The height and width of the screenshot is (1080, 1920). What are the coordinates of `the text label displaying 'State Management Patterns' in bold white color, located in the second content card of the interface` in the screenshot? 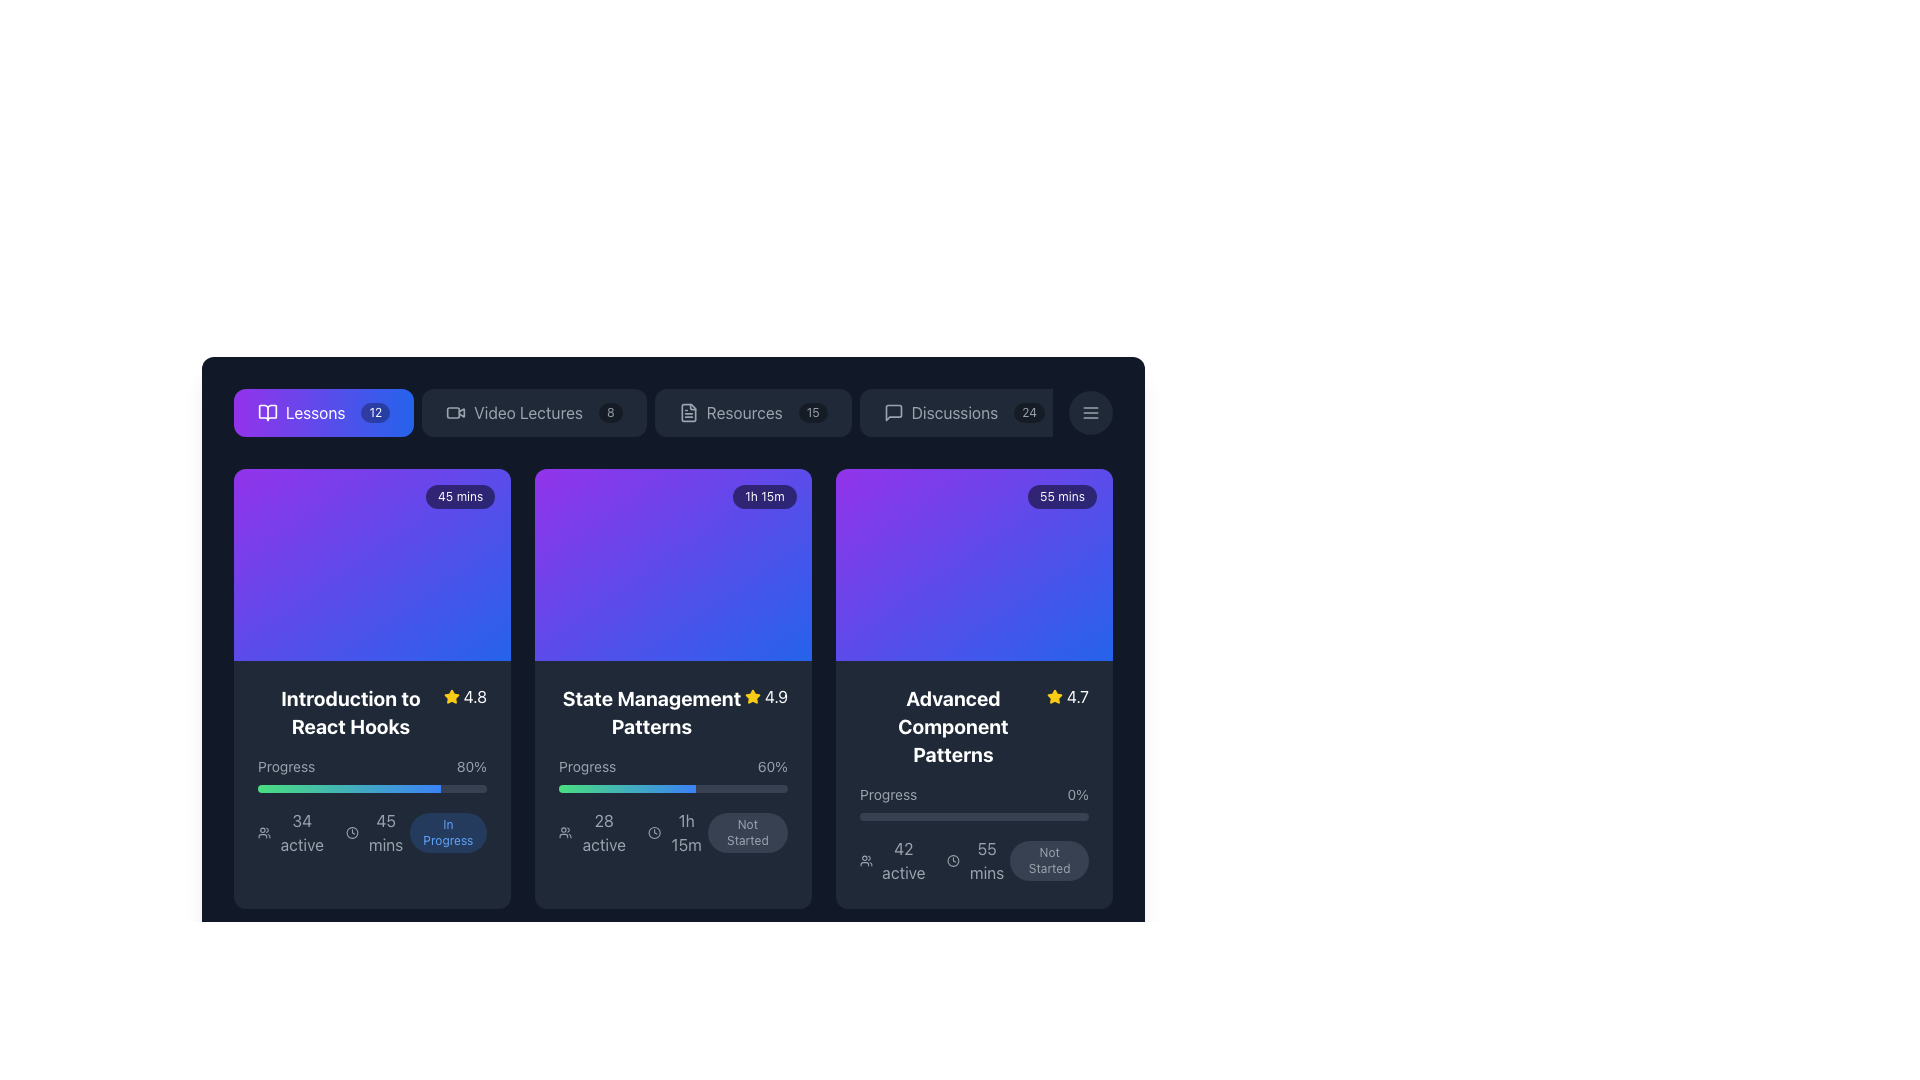 It's located at (652, 712).